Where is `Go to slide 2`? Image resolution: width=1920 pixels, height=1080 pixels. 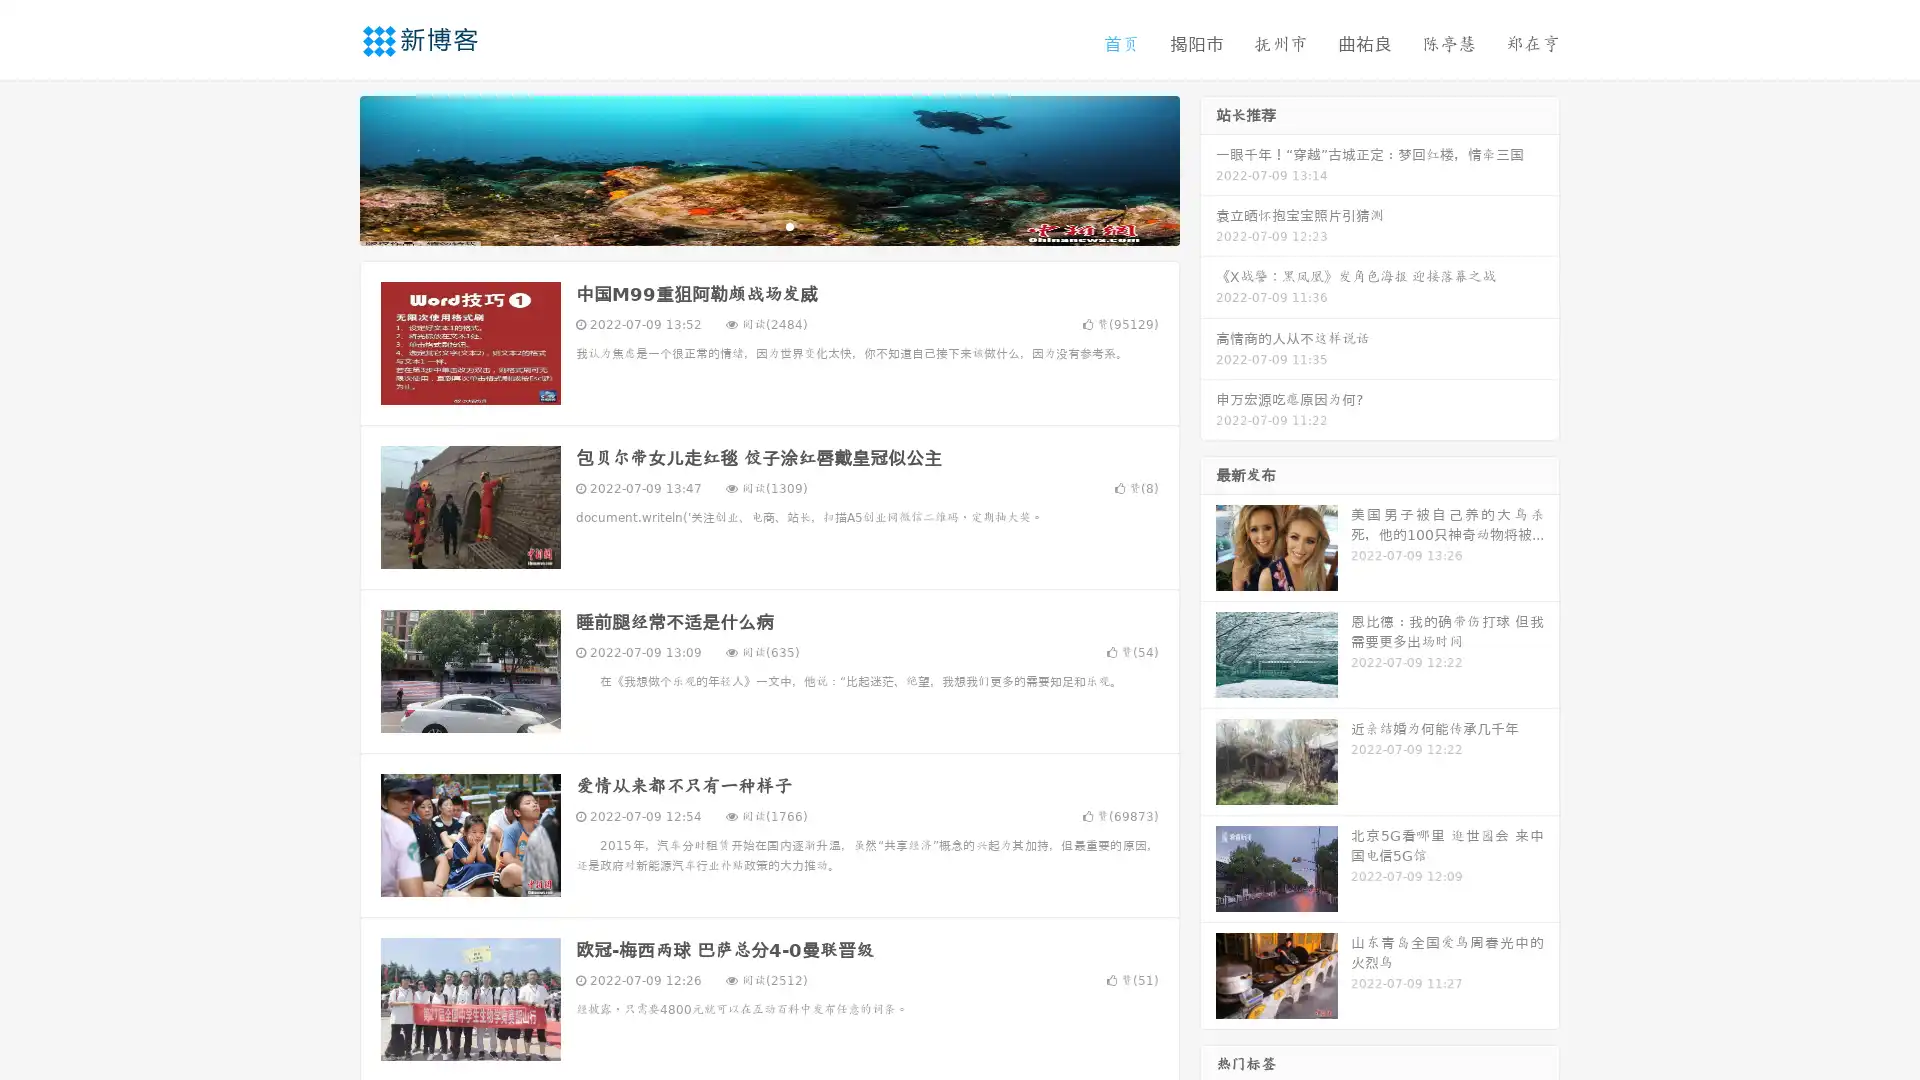 Go to slide 2 is located at coordinates (768, 225).